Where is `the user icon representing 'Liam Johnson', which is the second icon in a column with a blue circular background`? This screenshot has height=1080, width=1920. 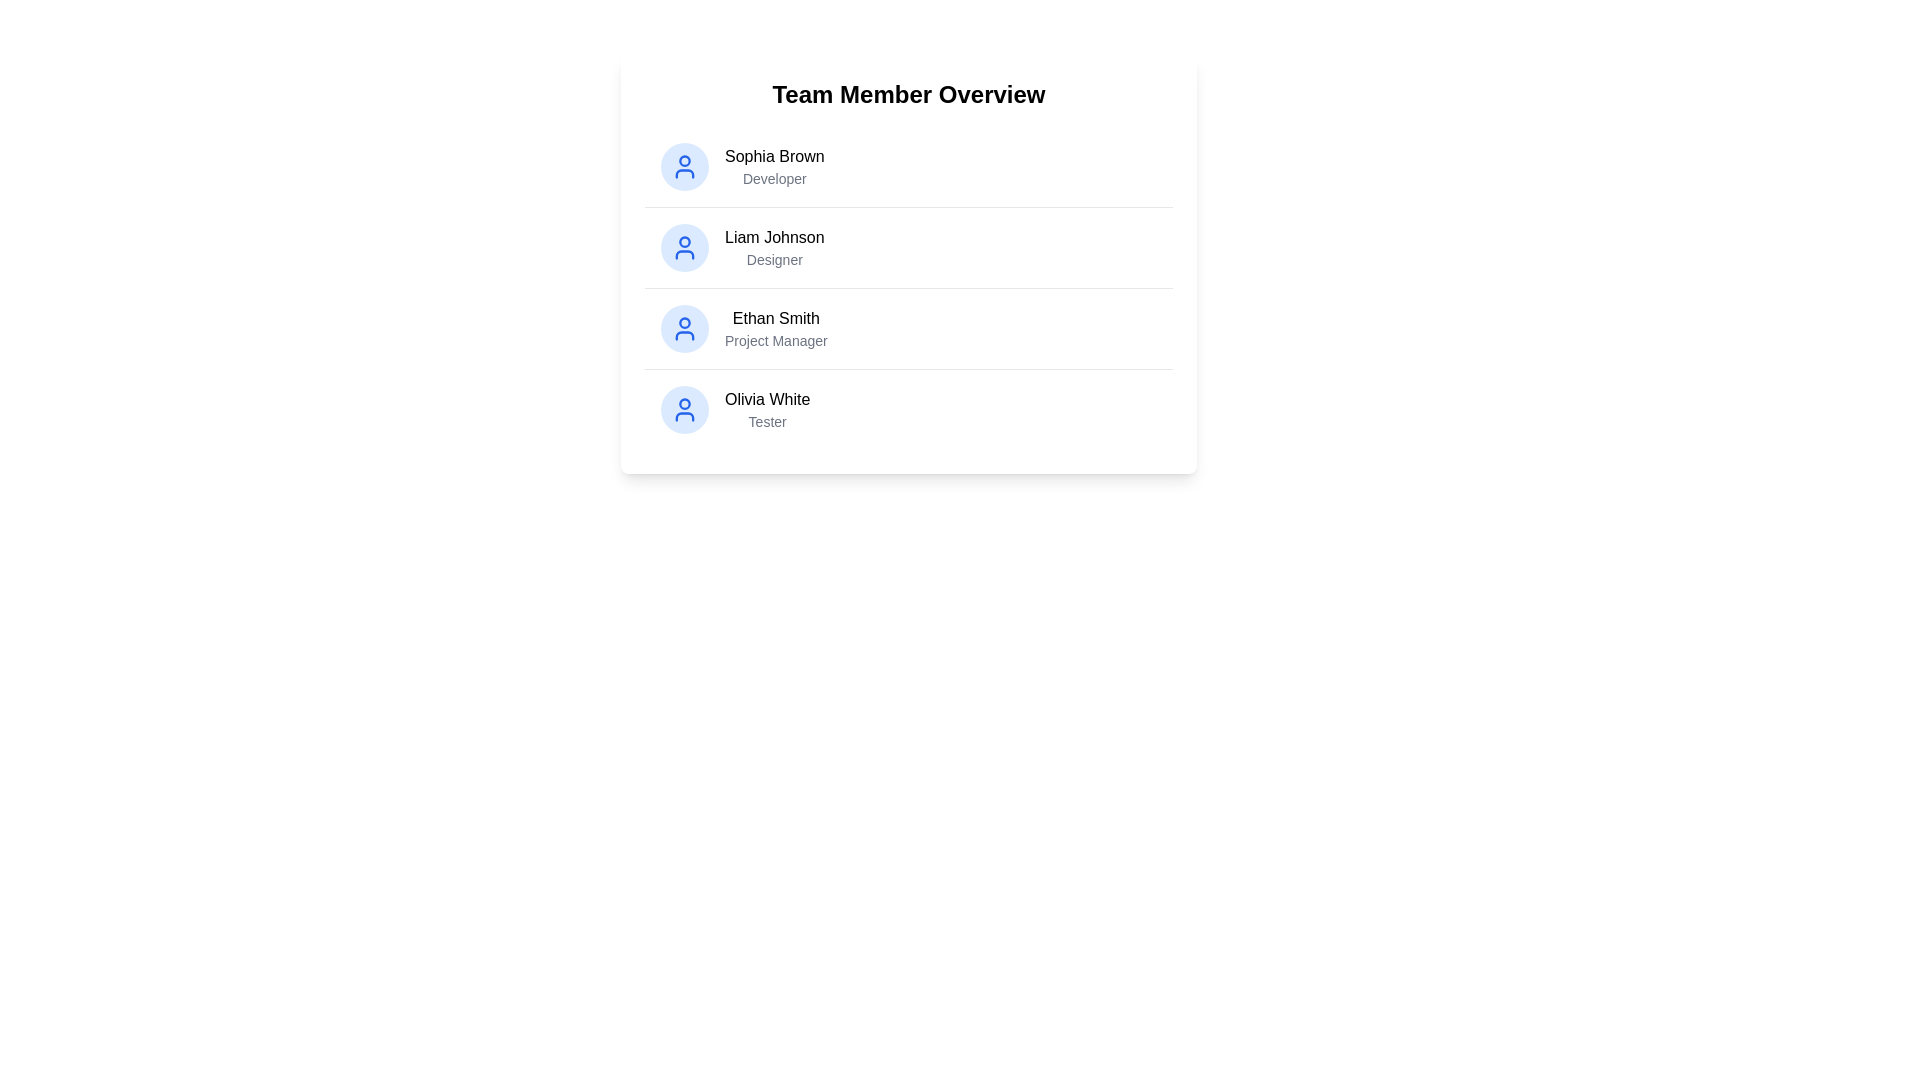
the user icon representing 'Liam Johnson', which is the second icon in a column with a blue circular background is located at coordinates (685, 246).